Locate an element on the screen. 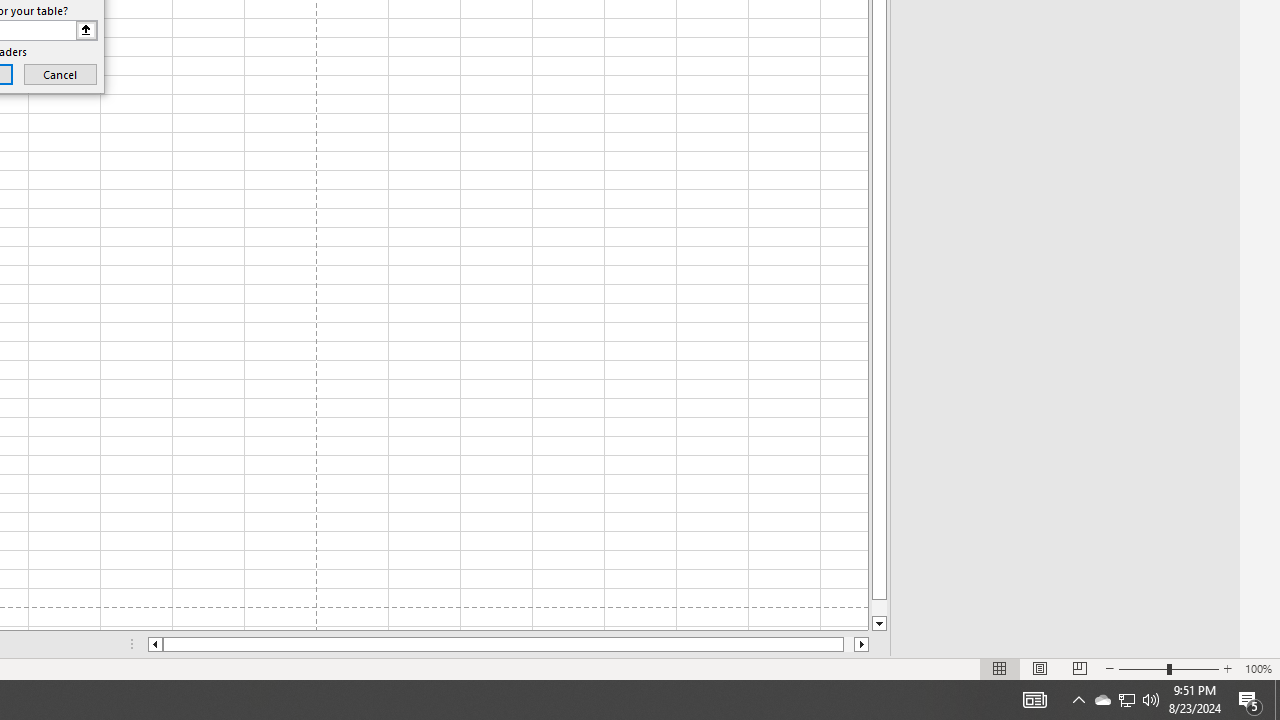  'Column left' is located at coordinates (153, 644).